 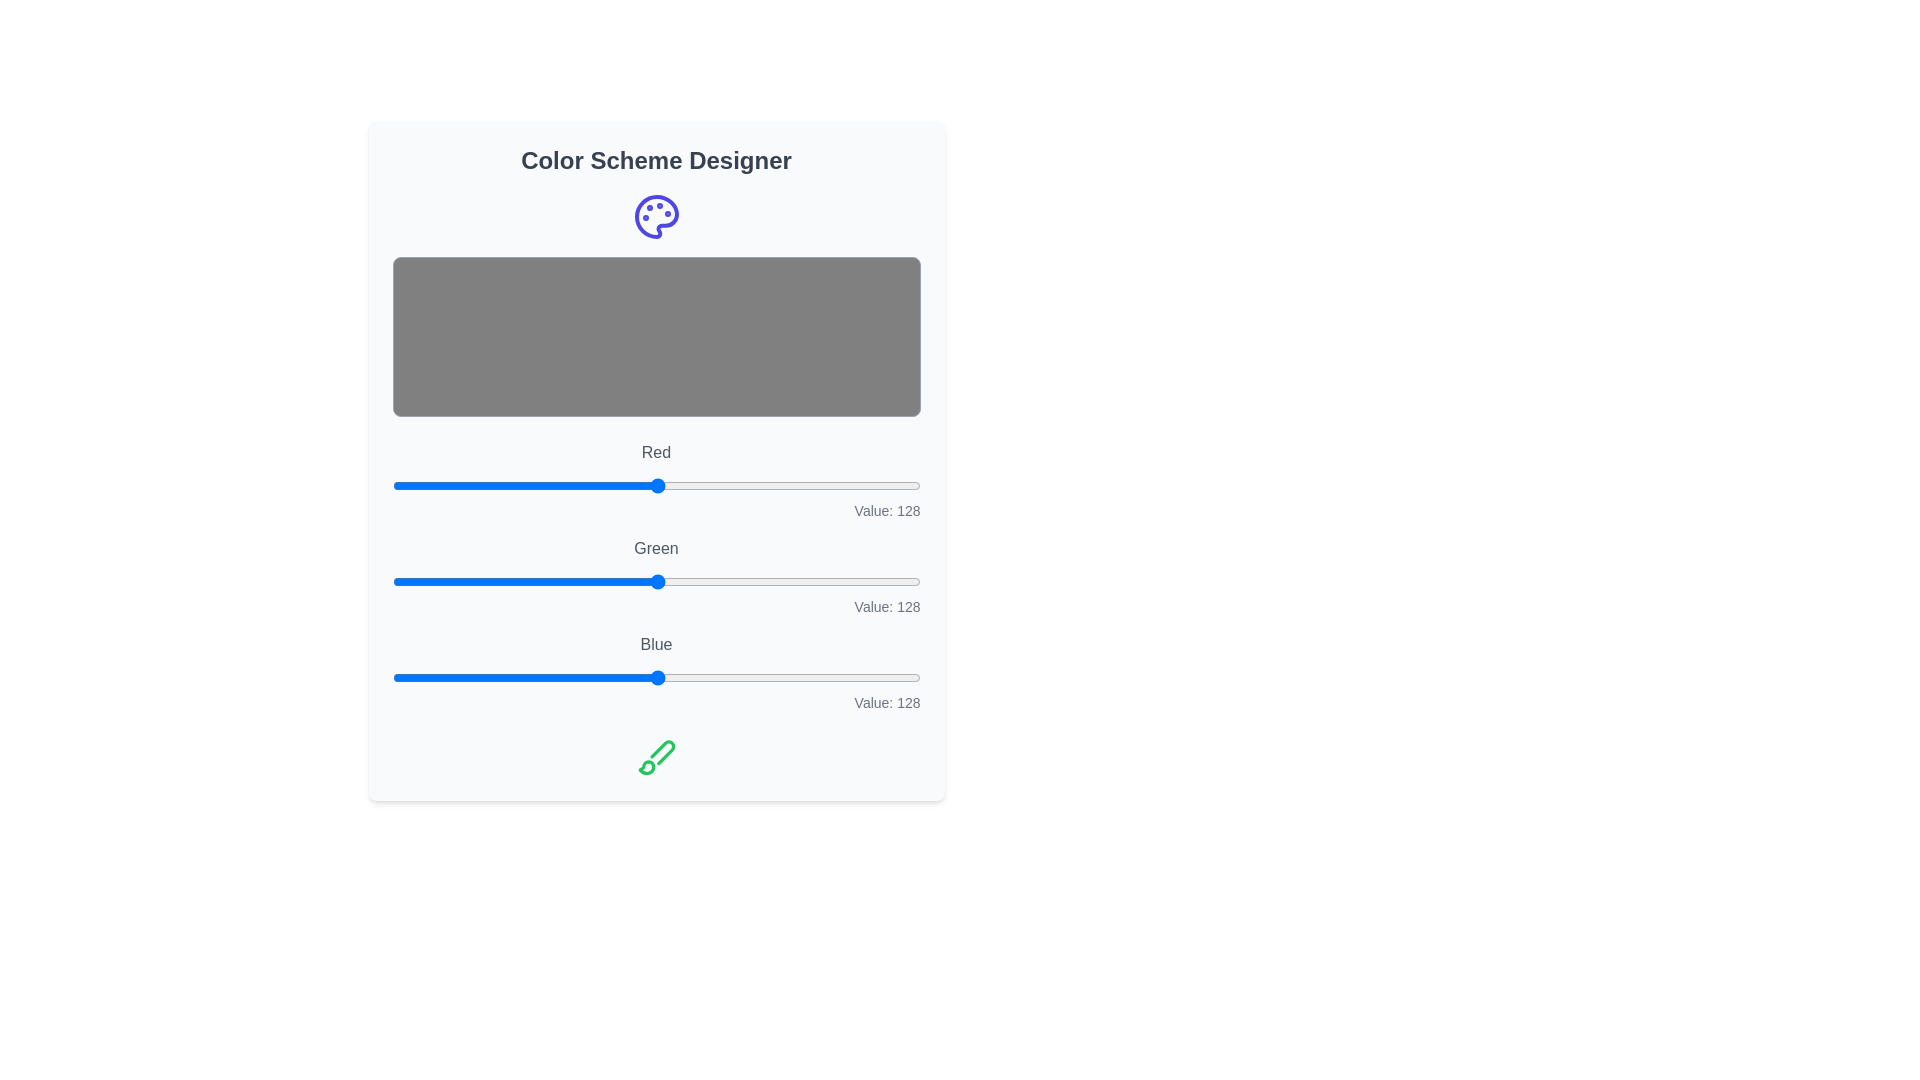 What do you see at coordinates (735, 677) in the screenshot?
I see `the slider value` at bounding box center [735, 677].